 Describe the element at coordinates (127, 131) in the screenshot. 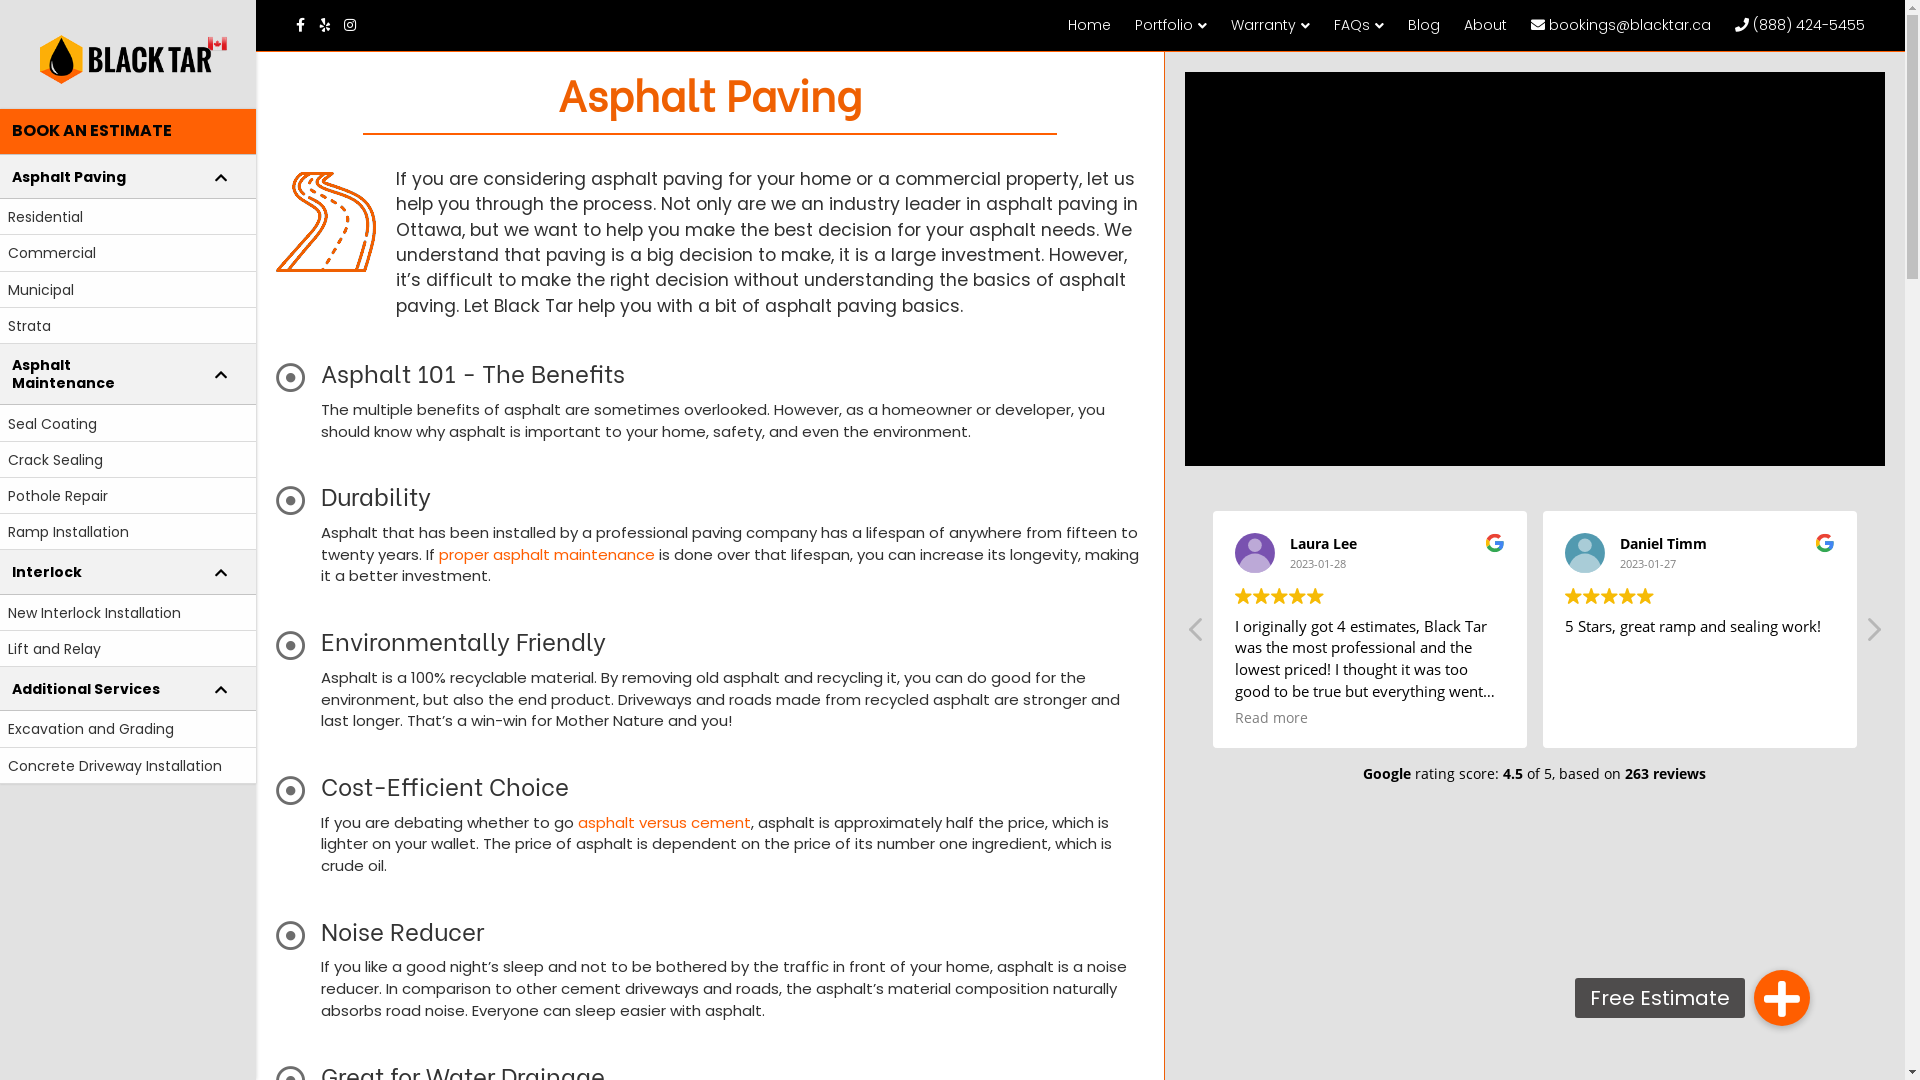

I see `'BOOK AN ESTIMATE'` at that location.